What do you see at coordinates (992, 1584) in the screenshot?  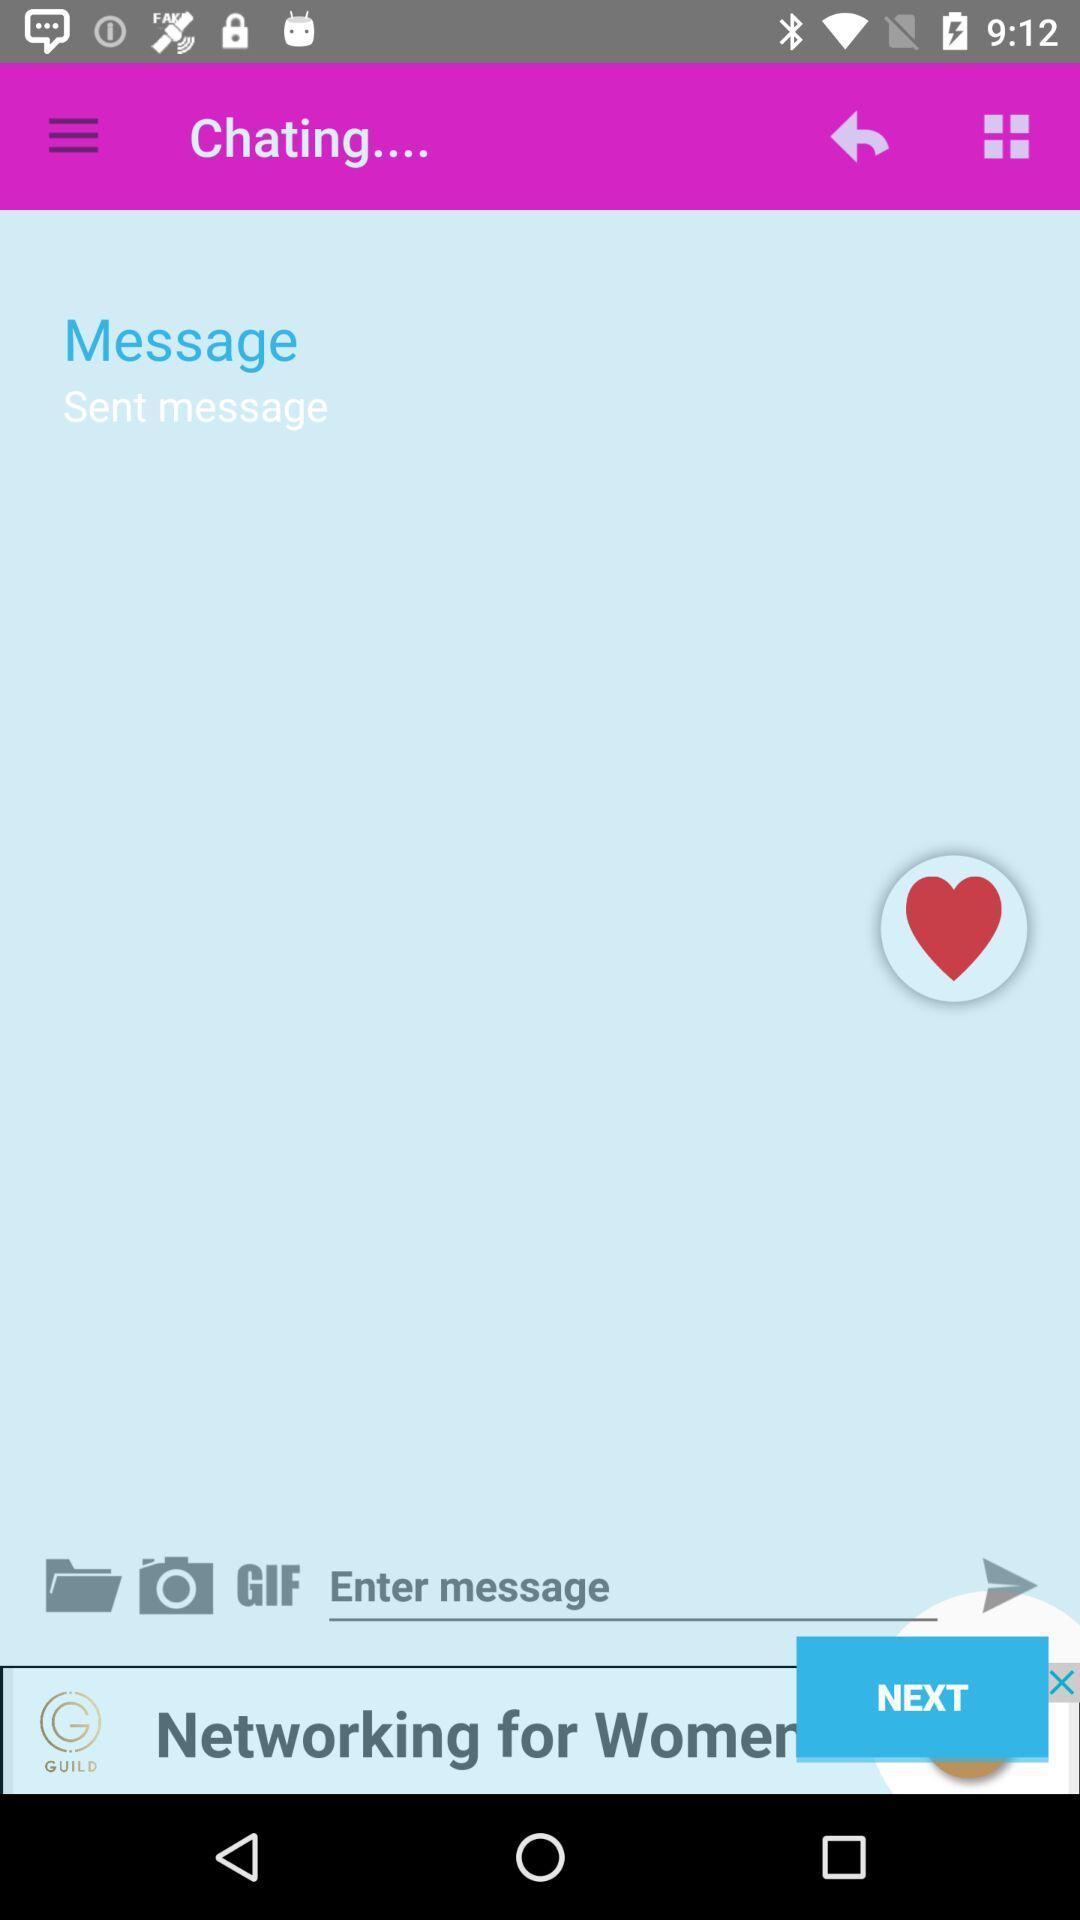 I see `send button` at bounding box center [992, 1584].